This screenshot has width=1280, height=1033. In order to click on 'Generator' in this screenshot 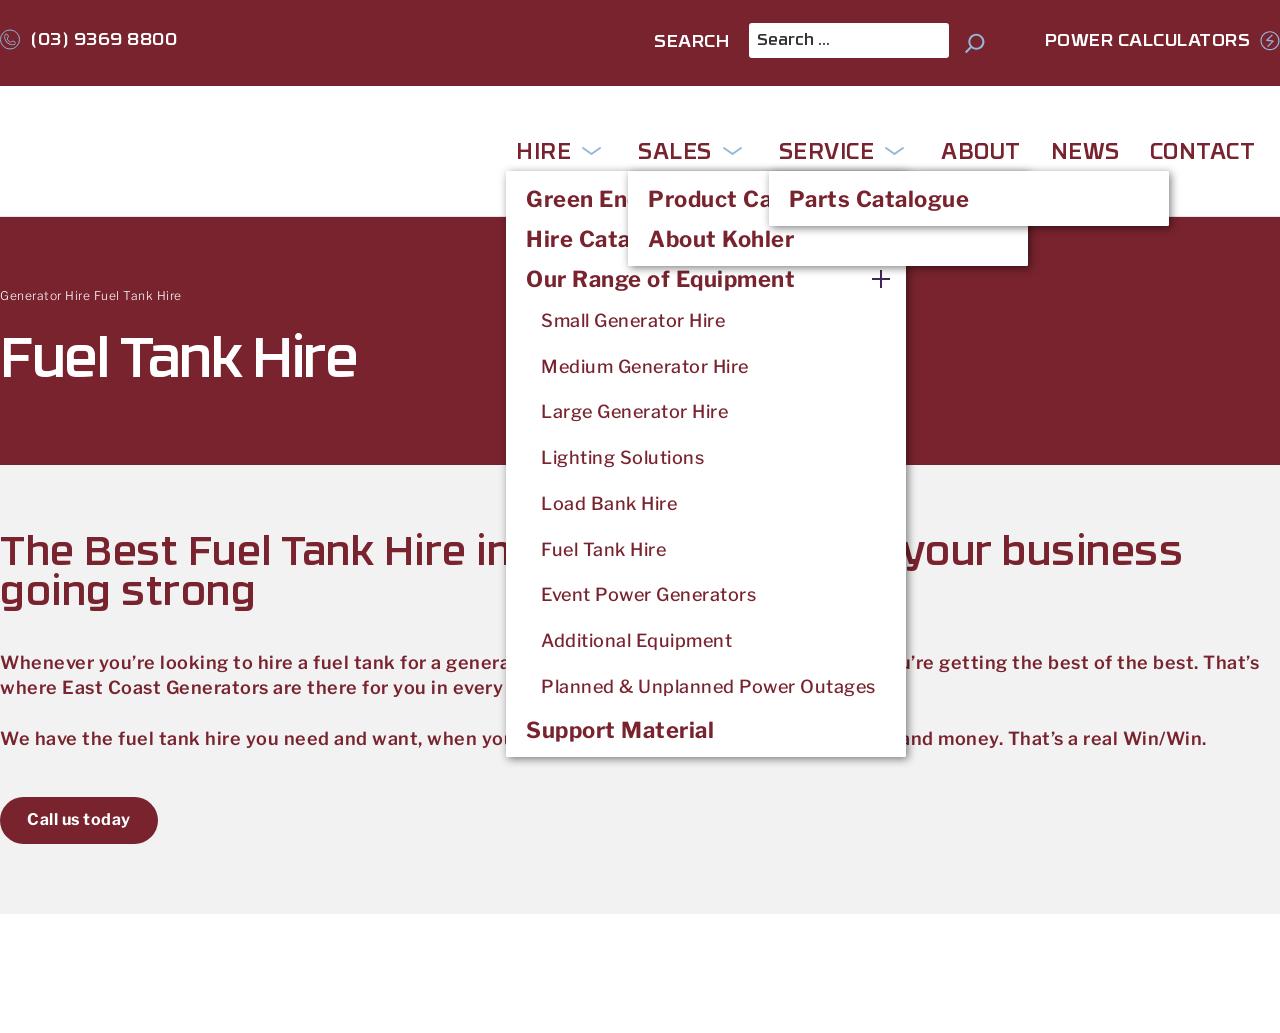, I will do `click(30, 294)`.